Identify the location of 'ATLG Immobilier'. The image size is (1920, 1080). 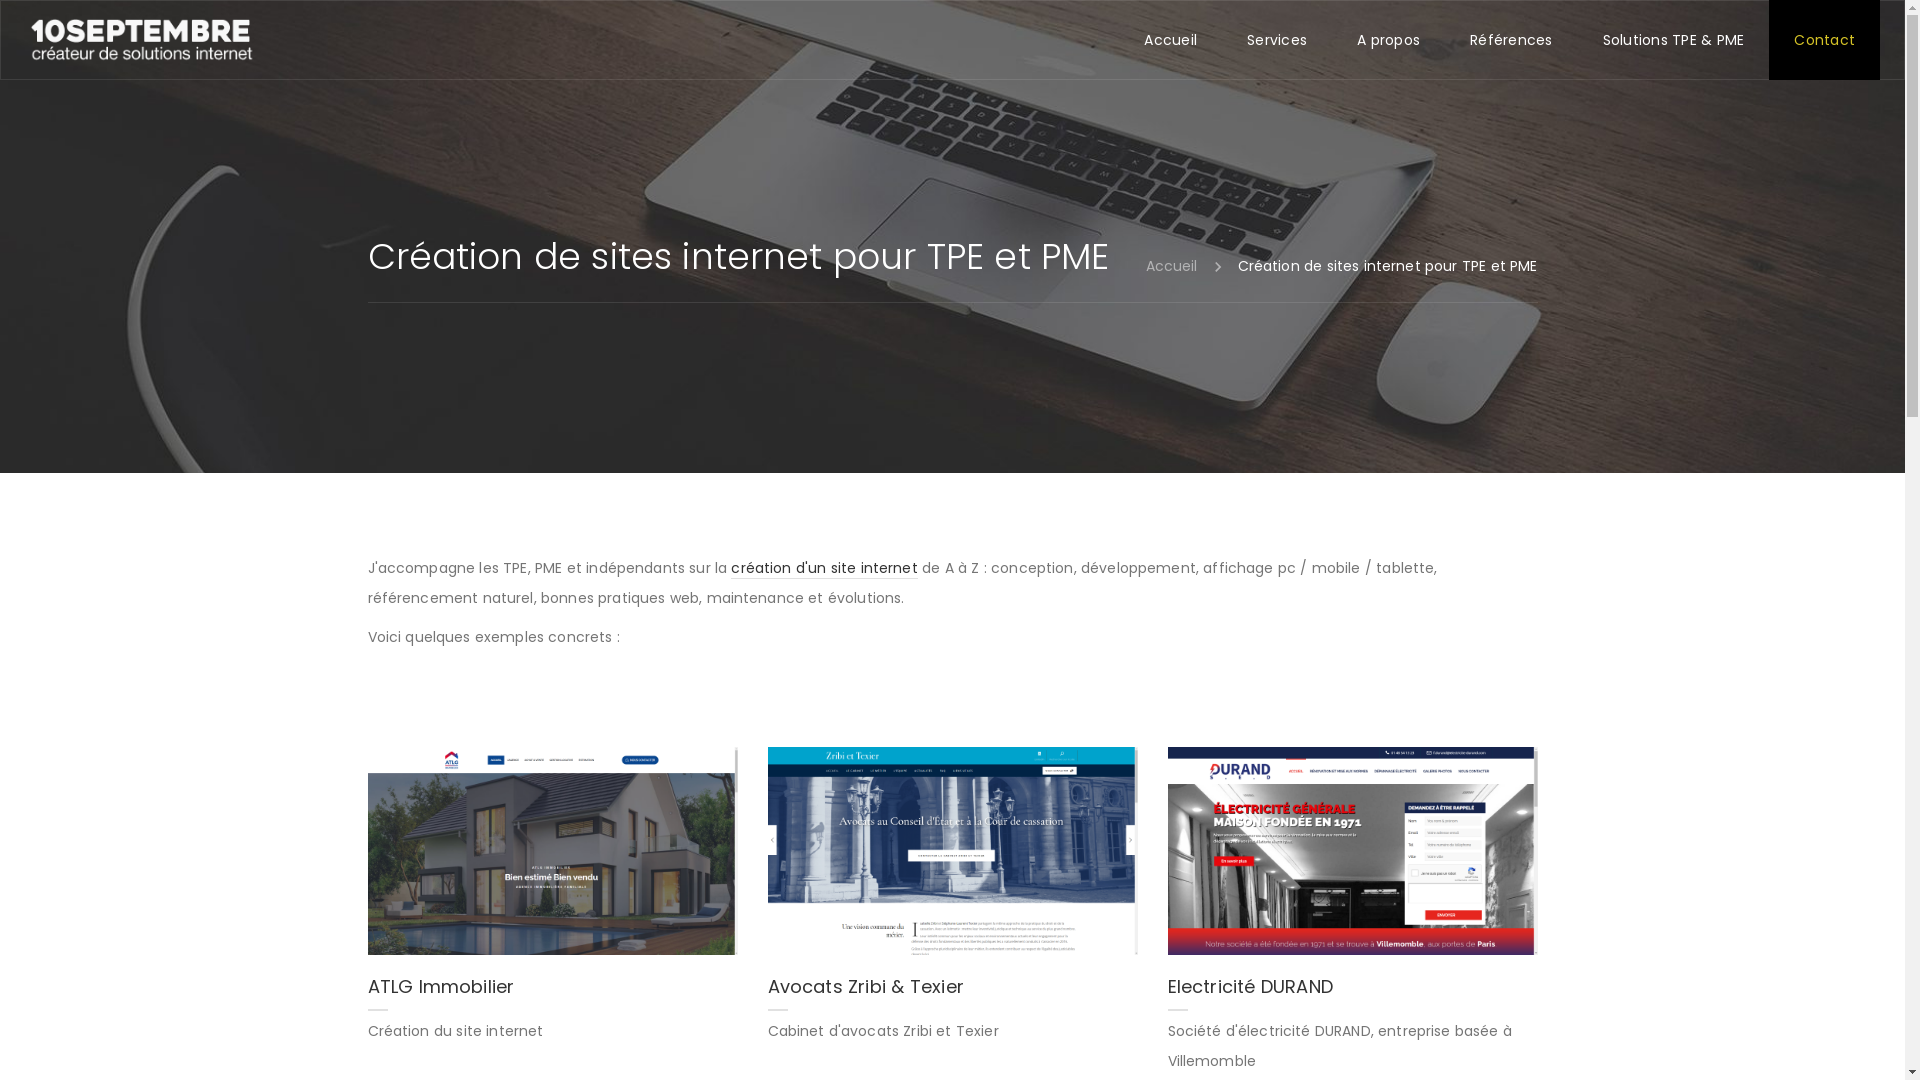
(552, 849).